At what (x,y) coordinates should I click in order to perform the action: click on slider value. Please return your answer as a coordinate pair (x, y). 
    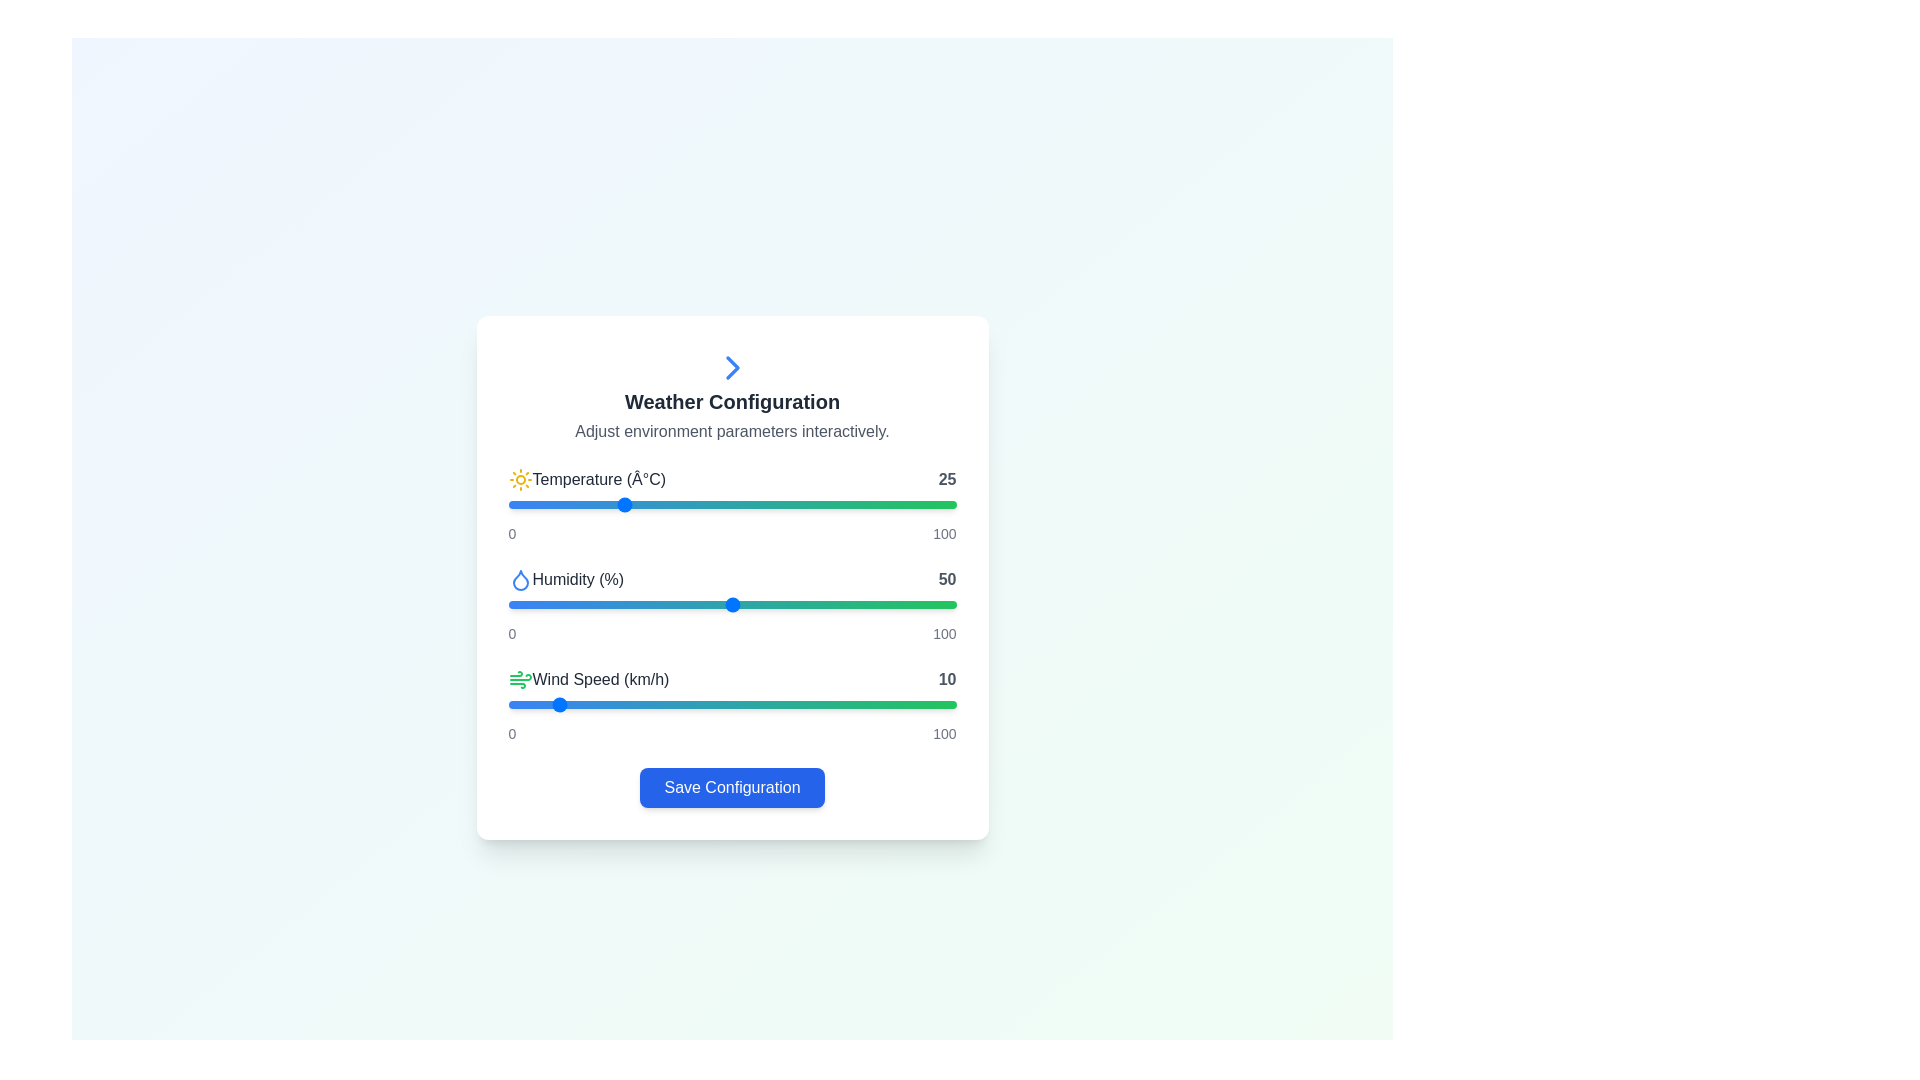
    Looking at the image, I should click on (632, 504).